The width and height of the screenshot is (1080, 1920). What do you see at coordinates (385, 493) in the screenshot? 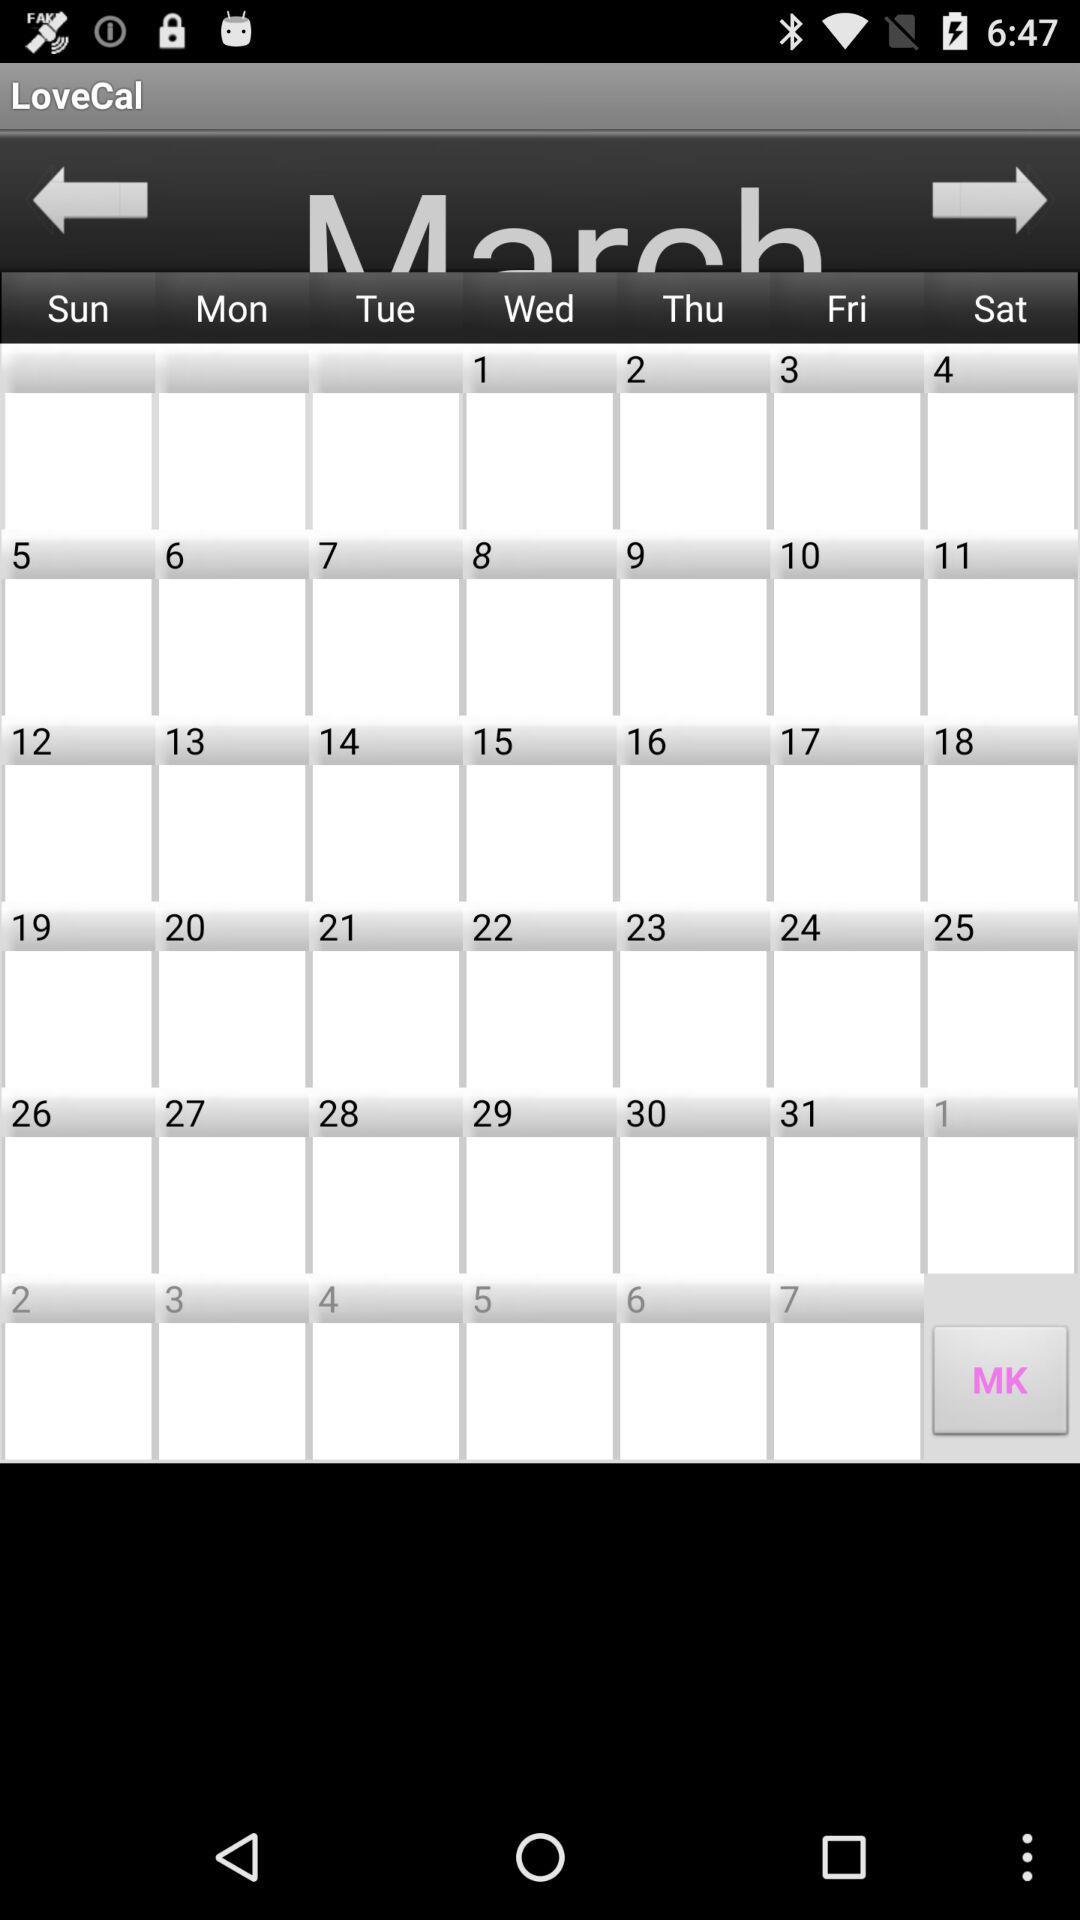
I see `the minus icon` at bounding box center [385, 493].